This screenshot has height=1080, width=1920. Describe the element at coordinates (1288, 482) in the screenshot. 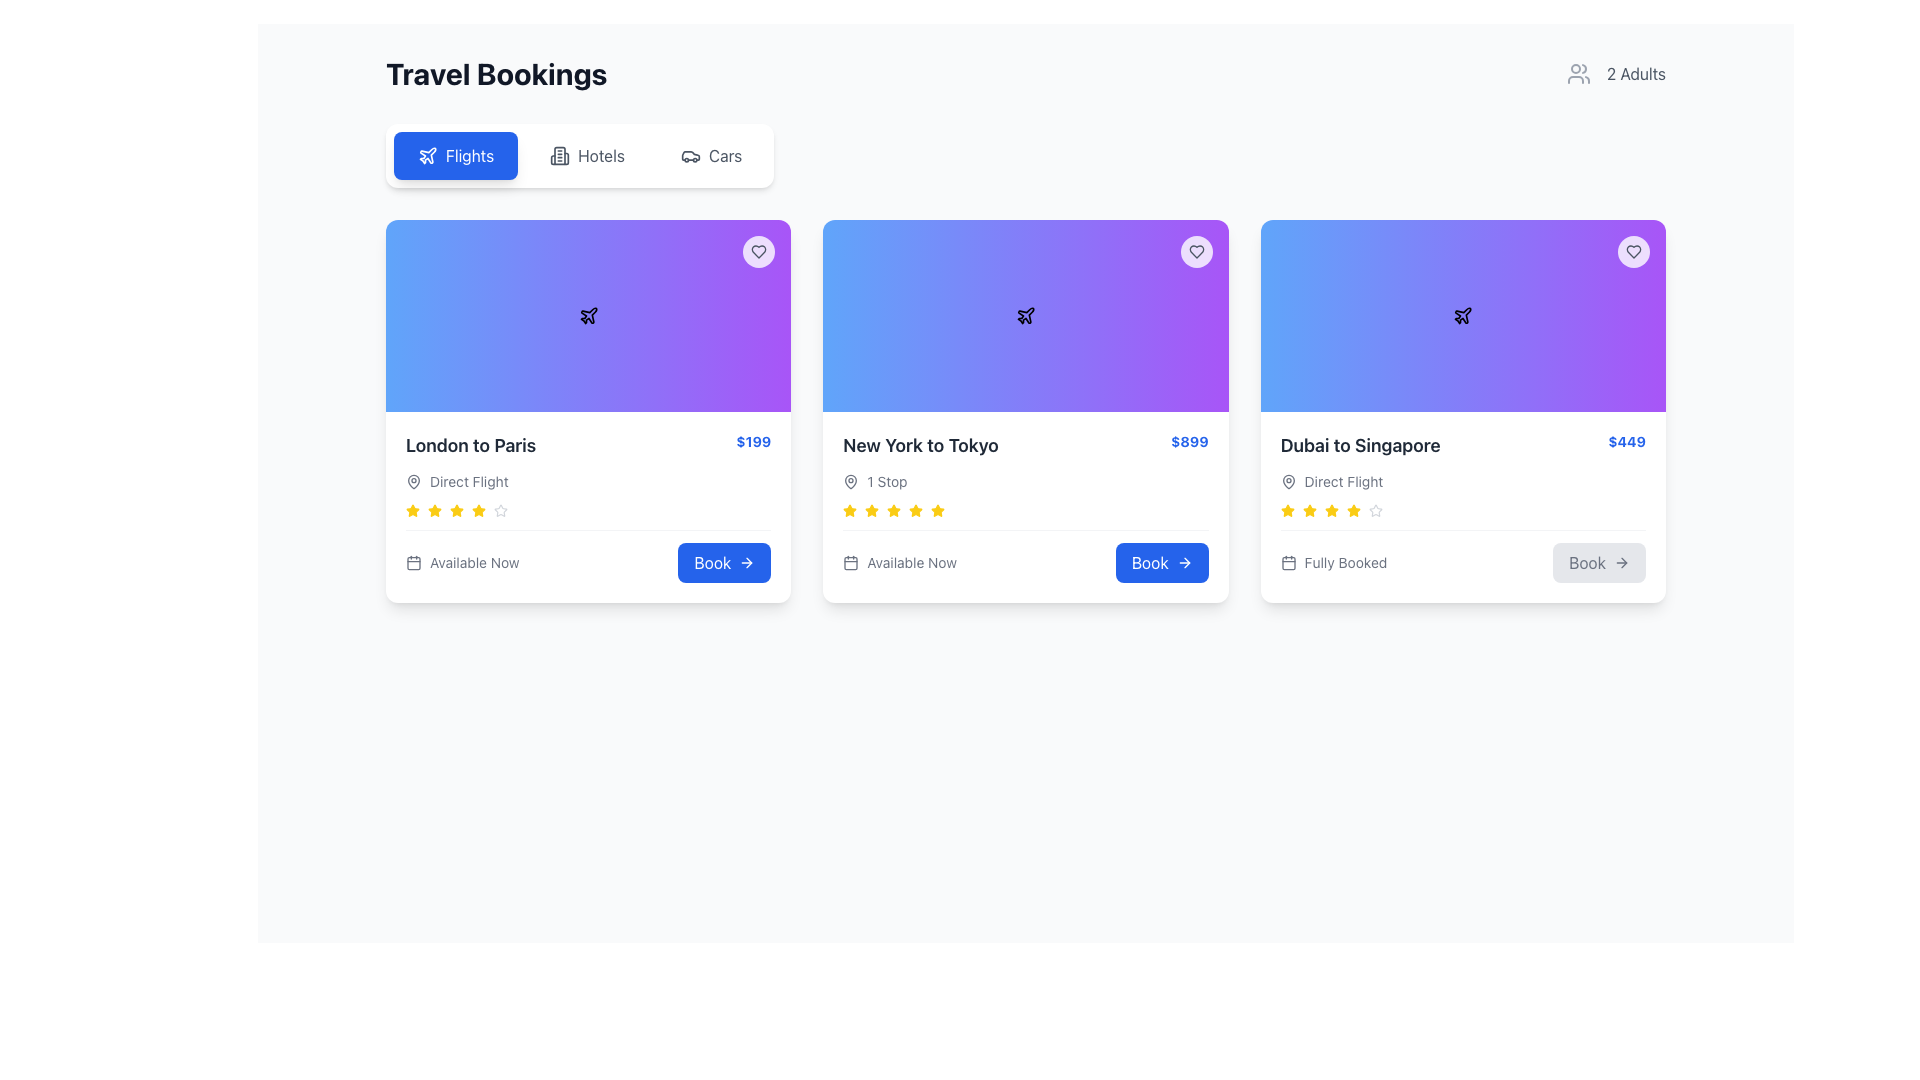

I see `the icon that indicates a direct flight, located to the left of the 'Direct Flight' label in the trip card from Dubai to Singapore` at that location.